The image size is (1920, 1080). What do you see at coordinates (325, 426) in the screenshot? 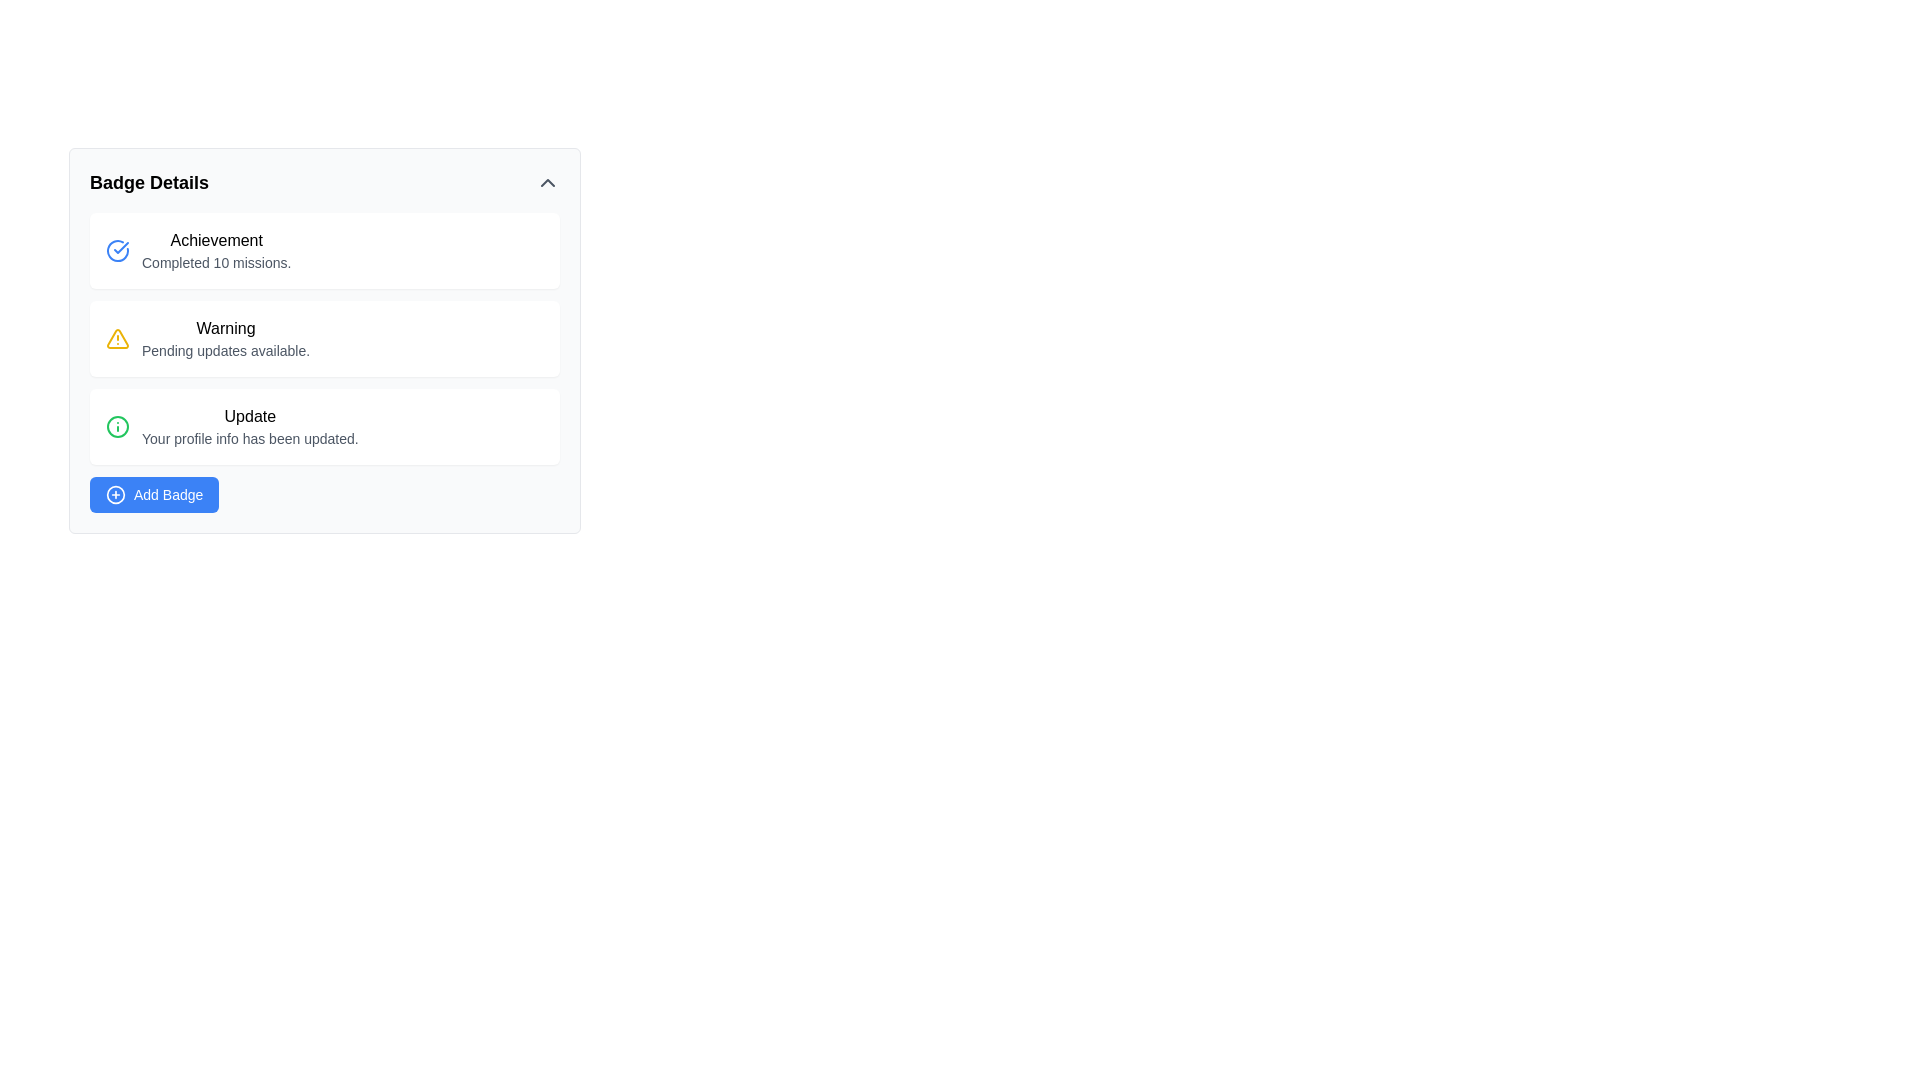
I see `the third notification card in the 'Badge Details' section, which features a green circle with an info icon, bold text 'Update', and smaller text 'Your profile info has been updated.'` at bounding box center [325, 426].